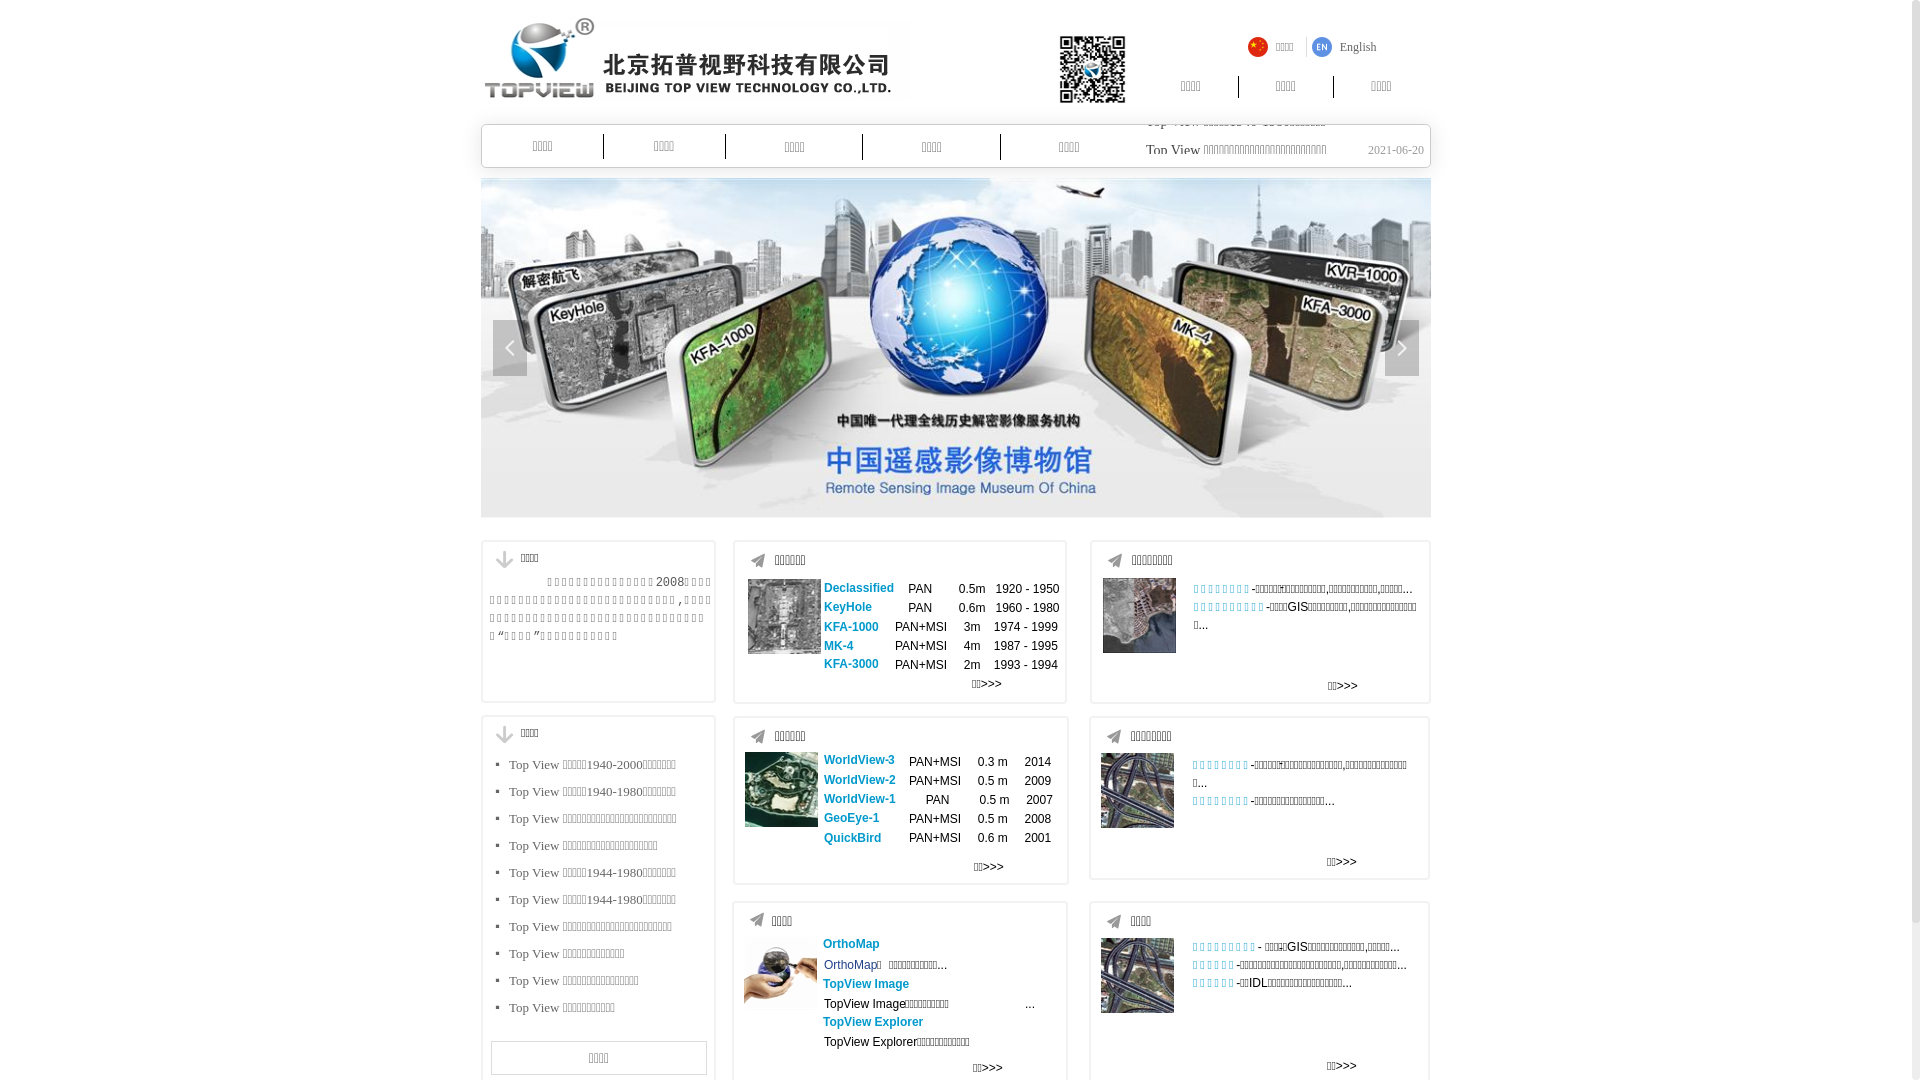  Describe the element at coordinates (857, 759) in the screenshot. I see `'WorldView-'` at that location.